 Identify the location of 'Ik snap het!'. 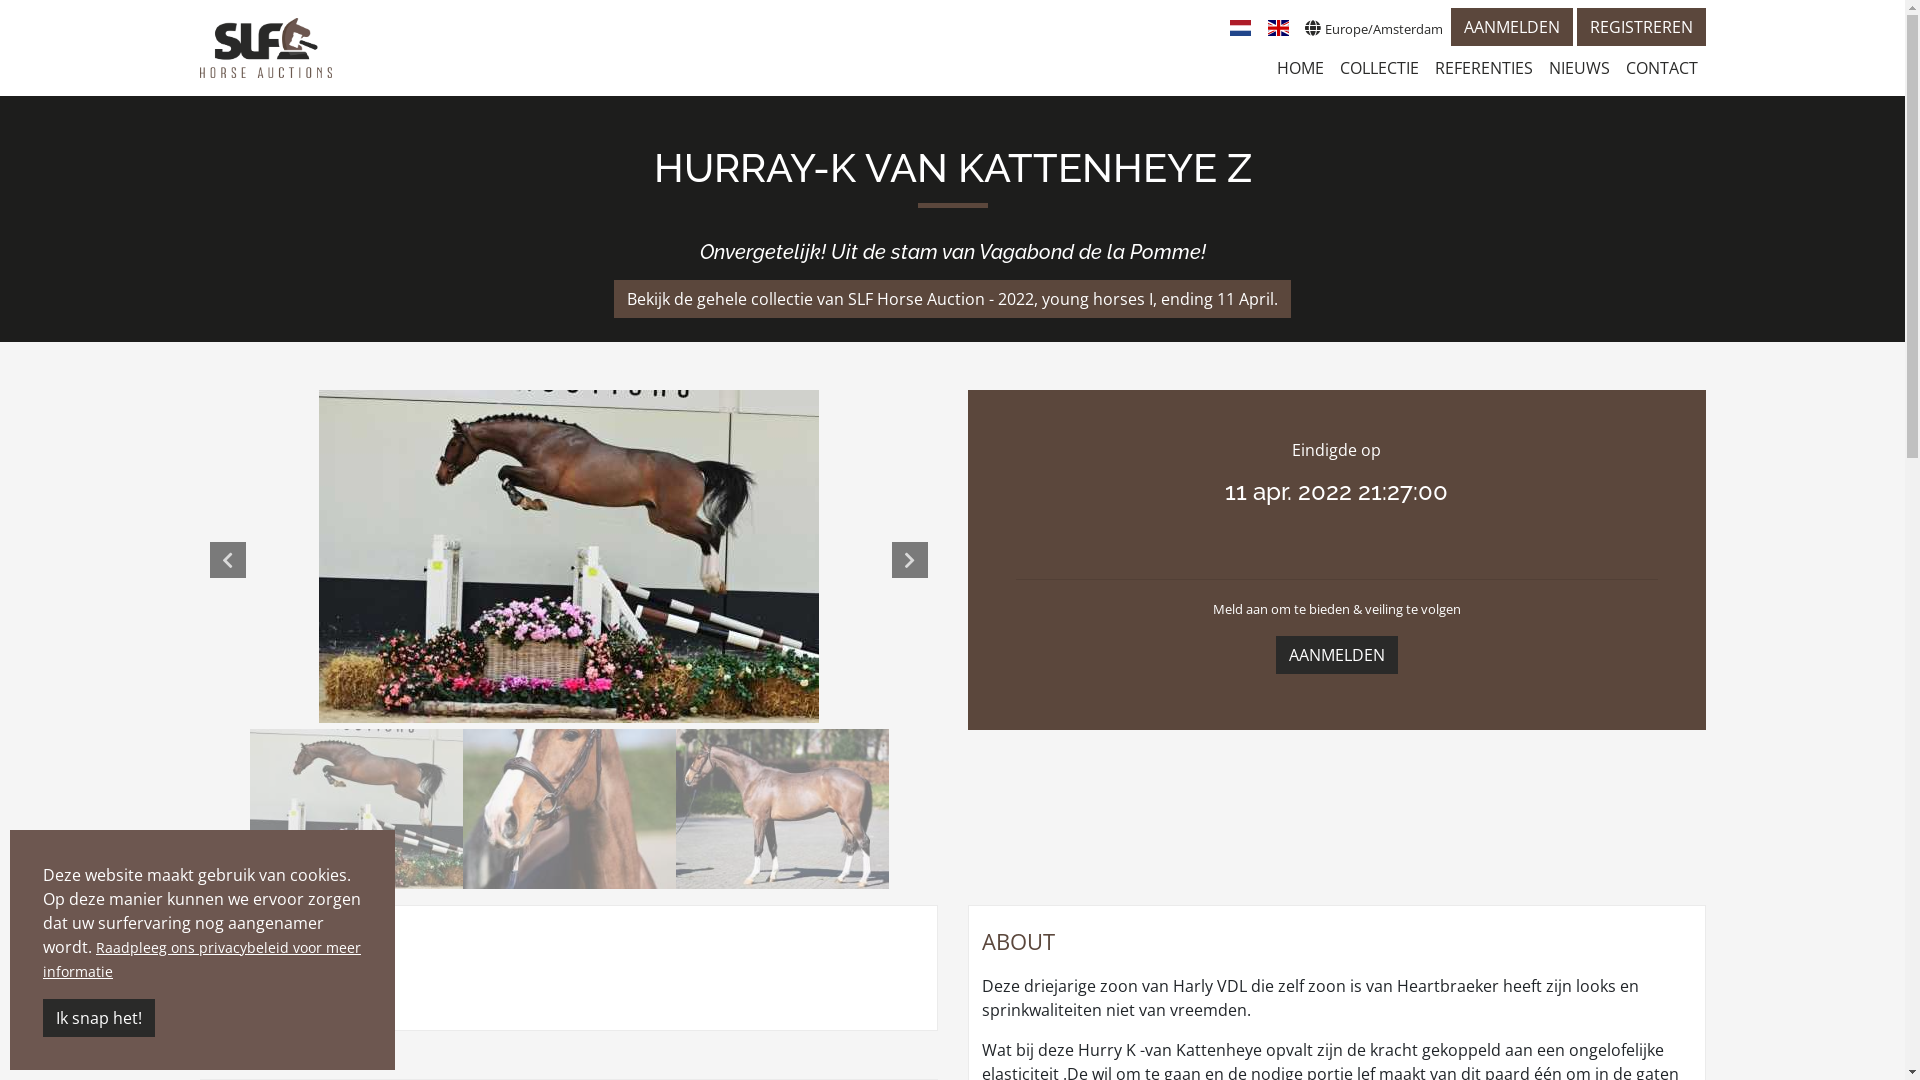
(98, 1018).